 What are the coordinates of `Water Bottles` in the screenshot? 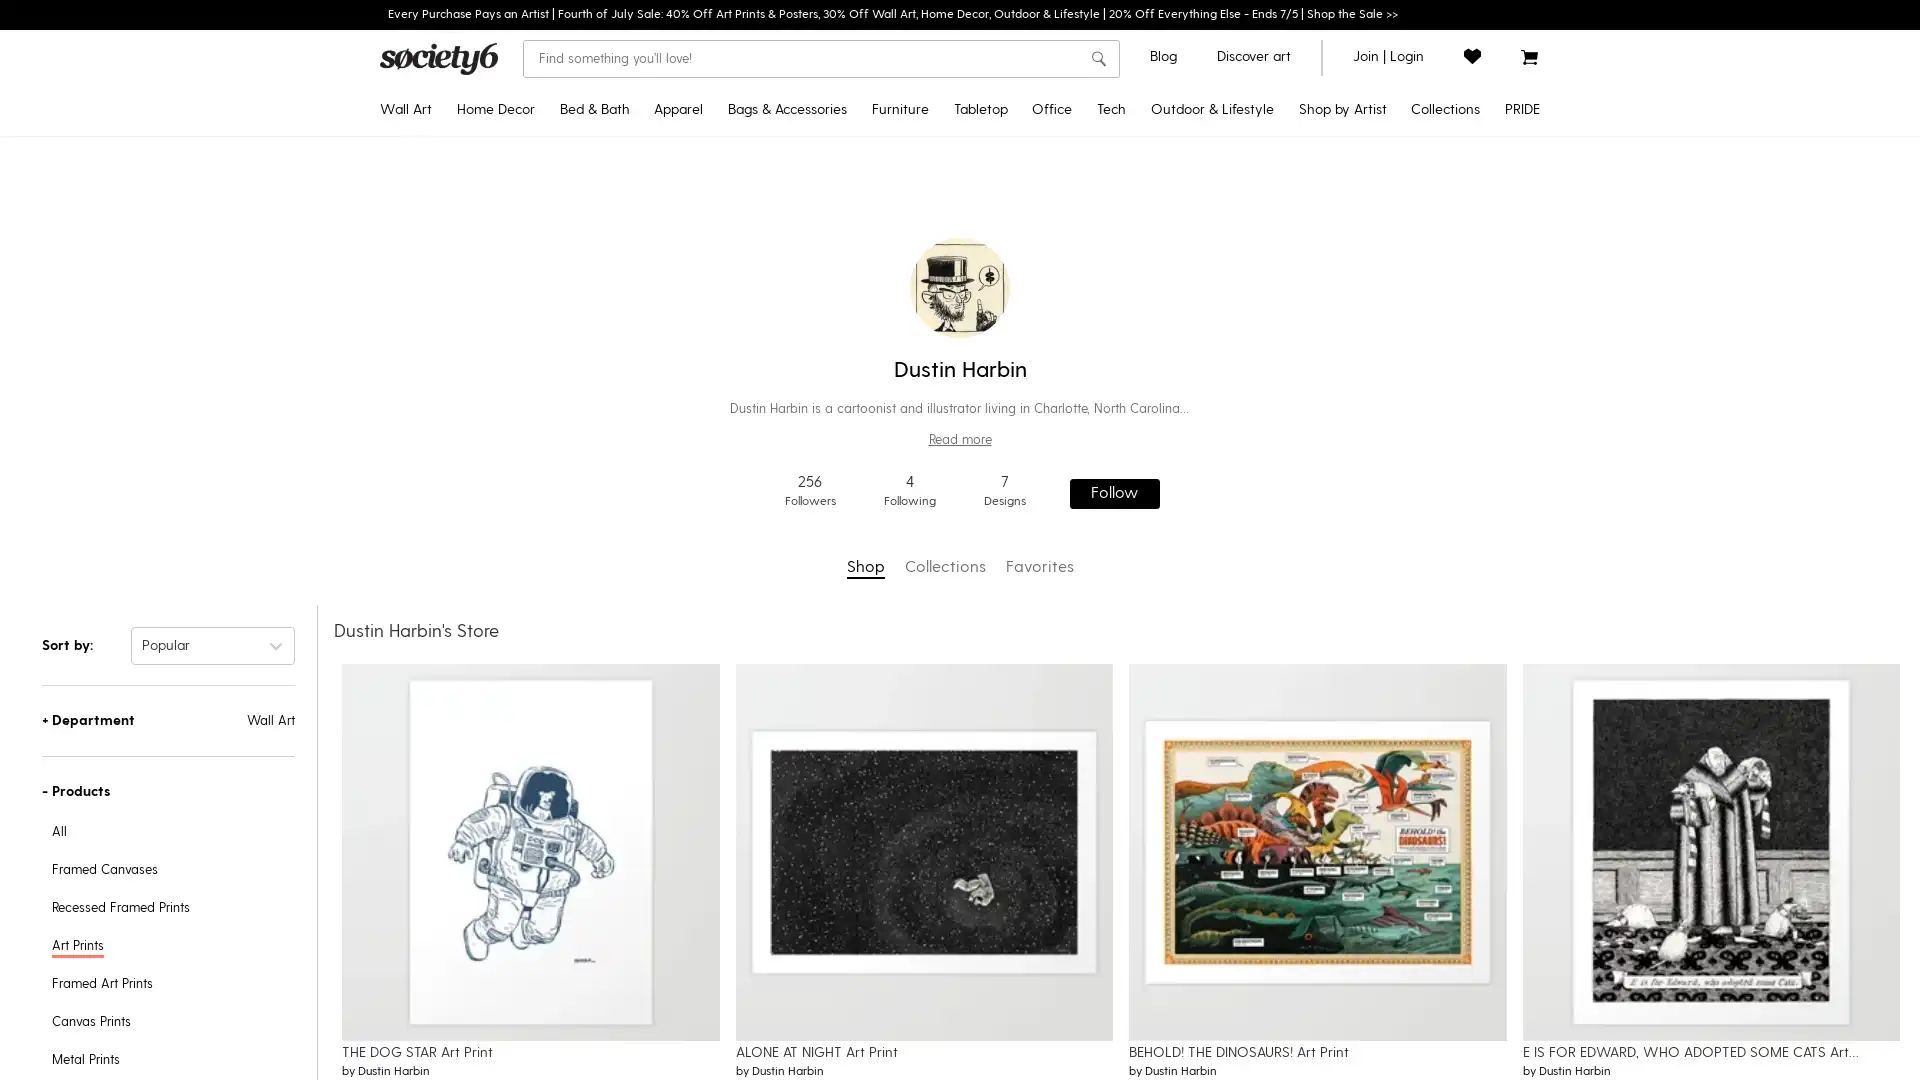 It's located at (1017, 353).